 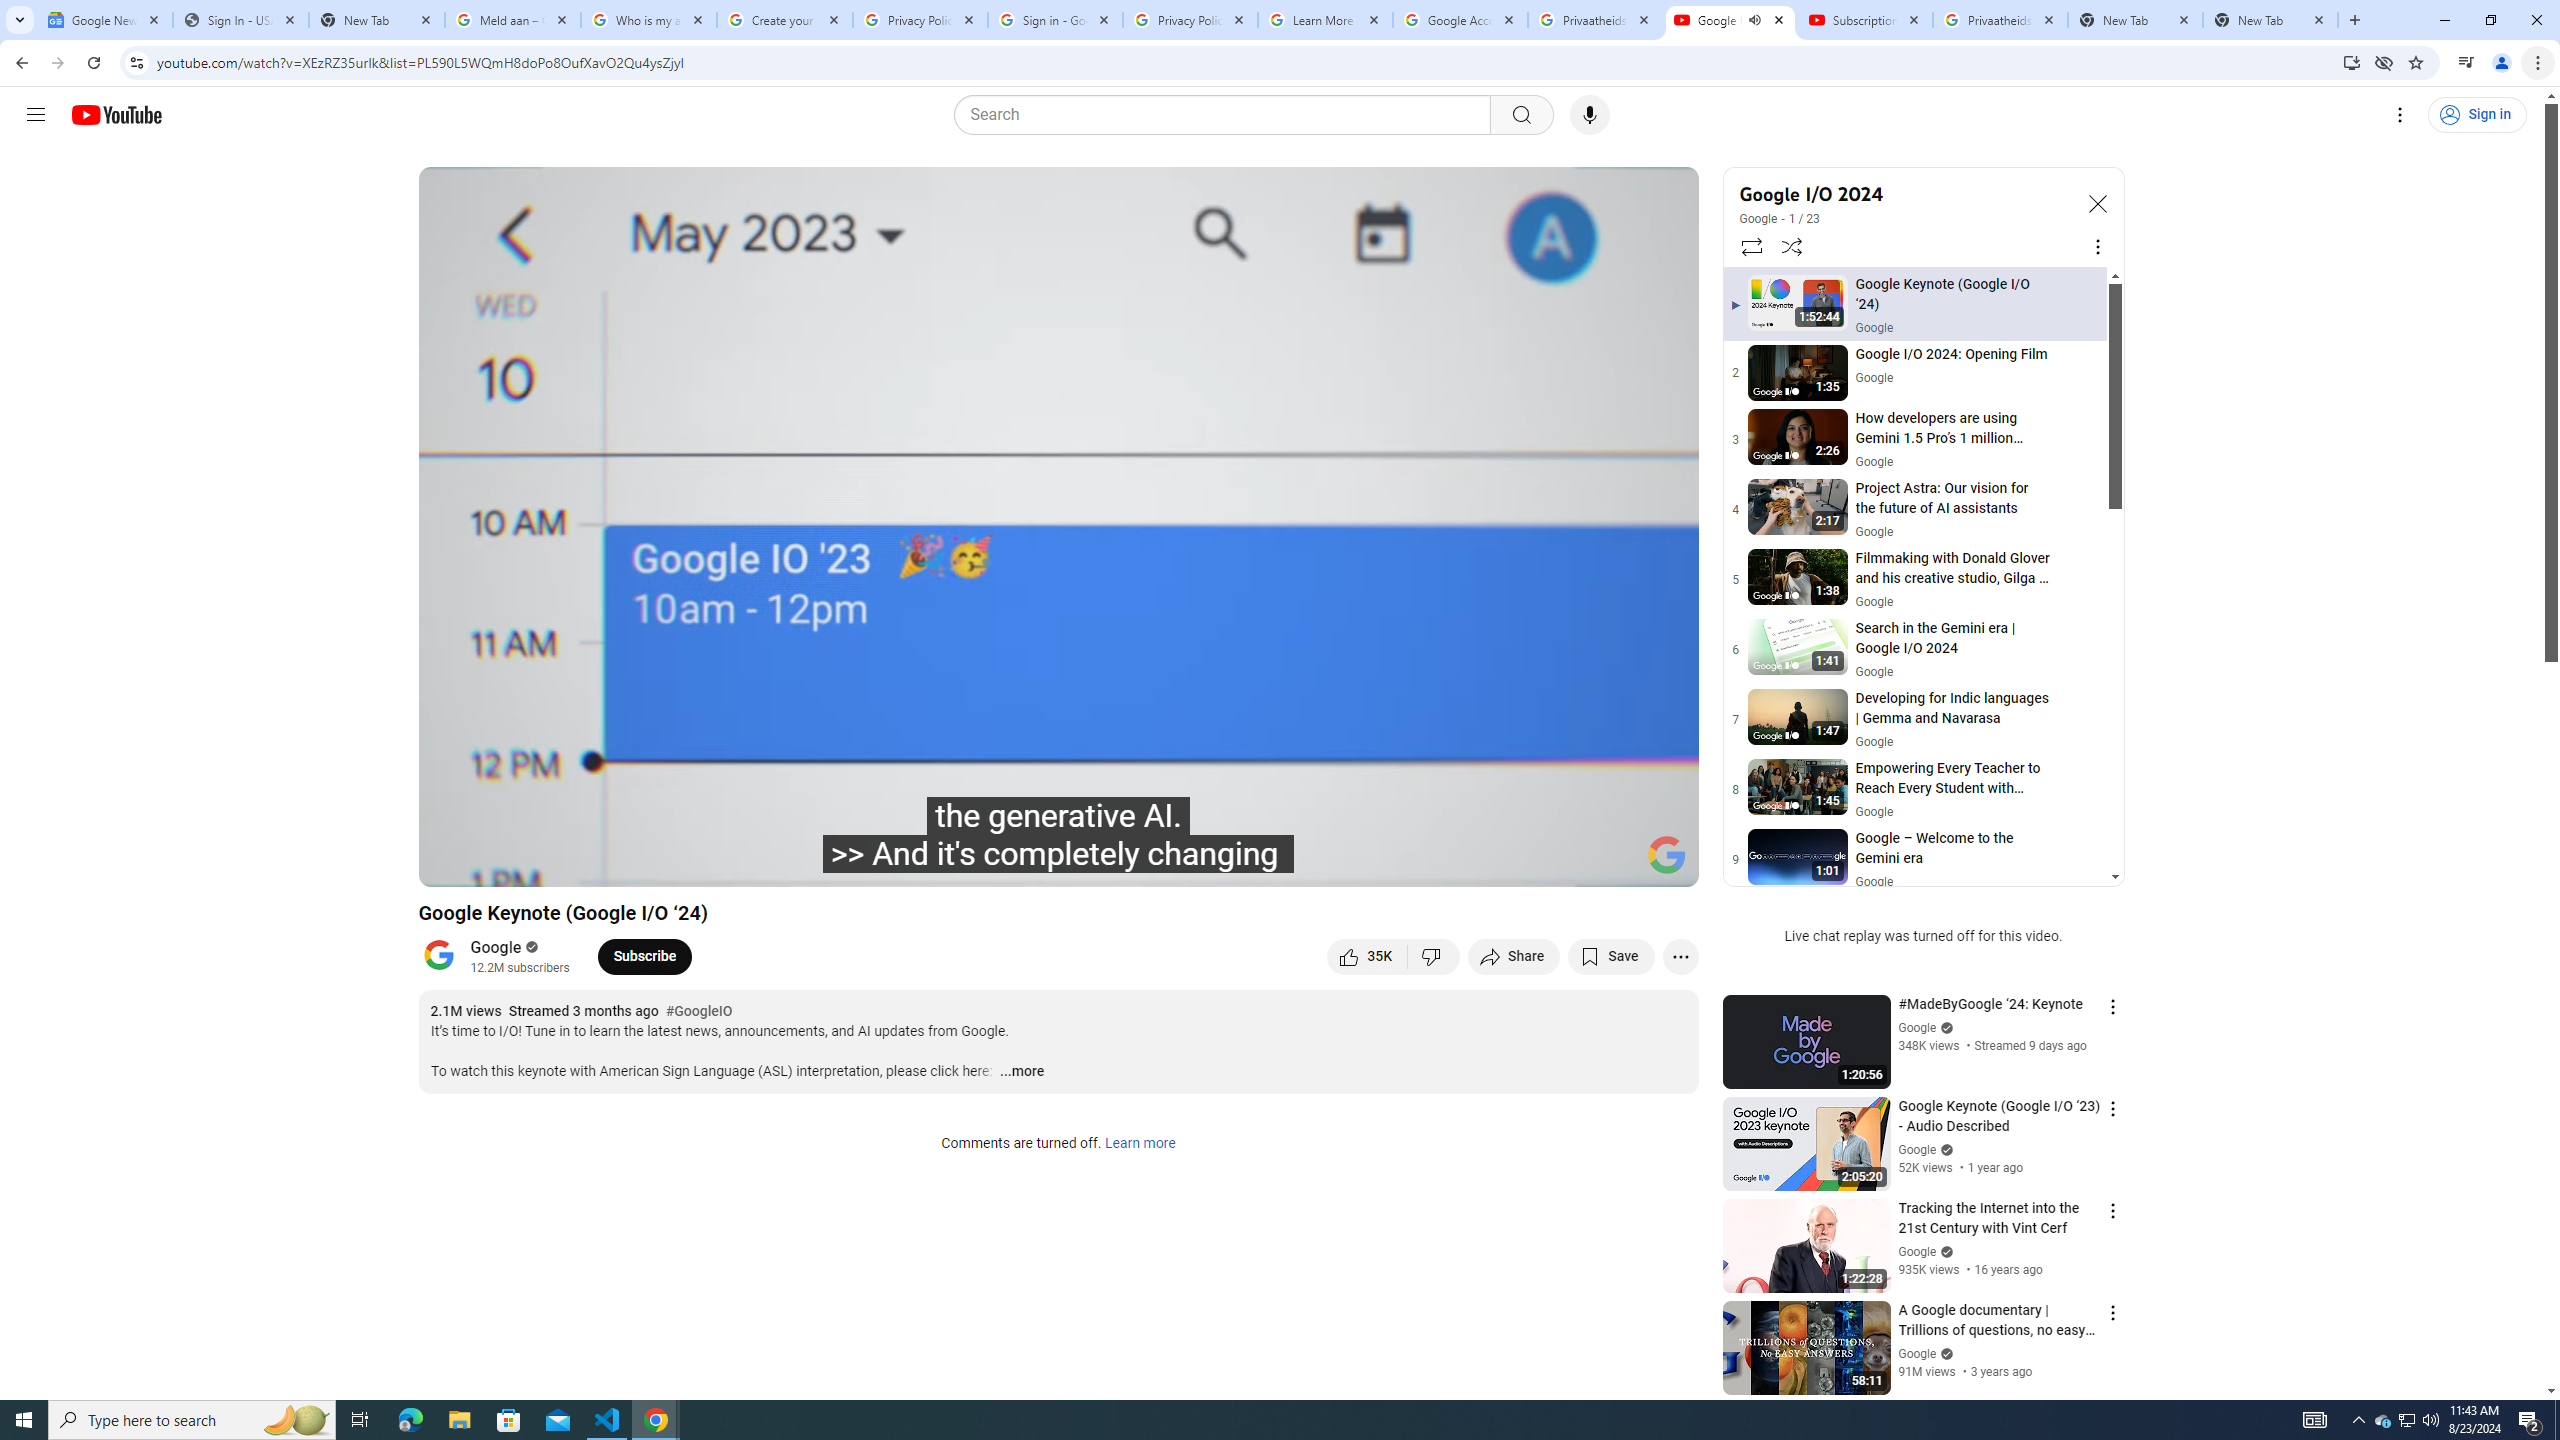 I want to click on 'Mute (m)', so click(x=595, y=862).